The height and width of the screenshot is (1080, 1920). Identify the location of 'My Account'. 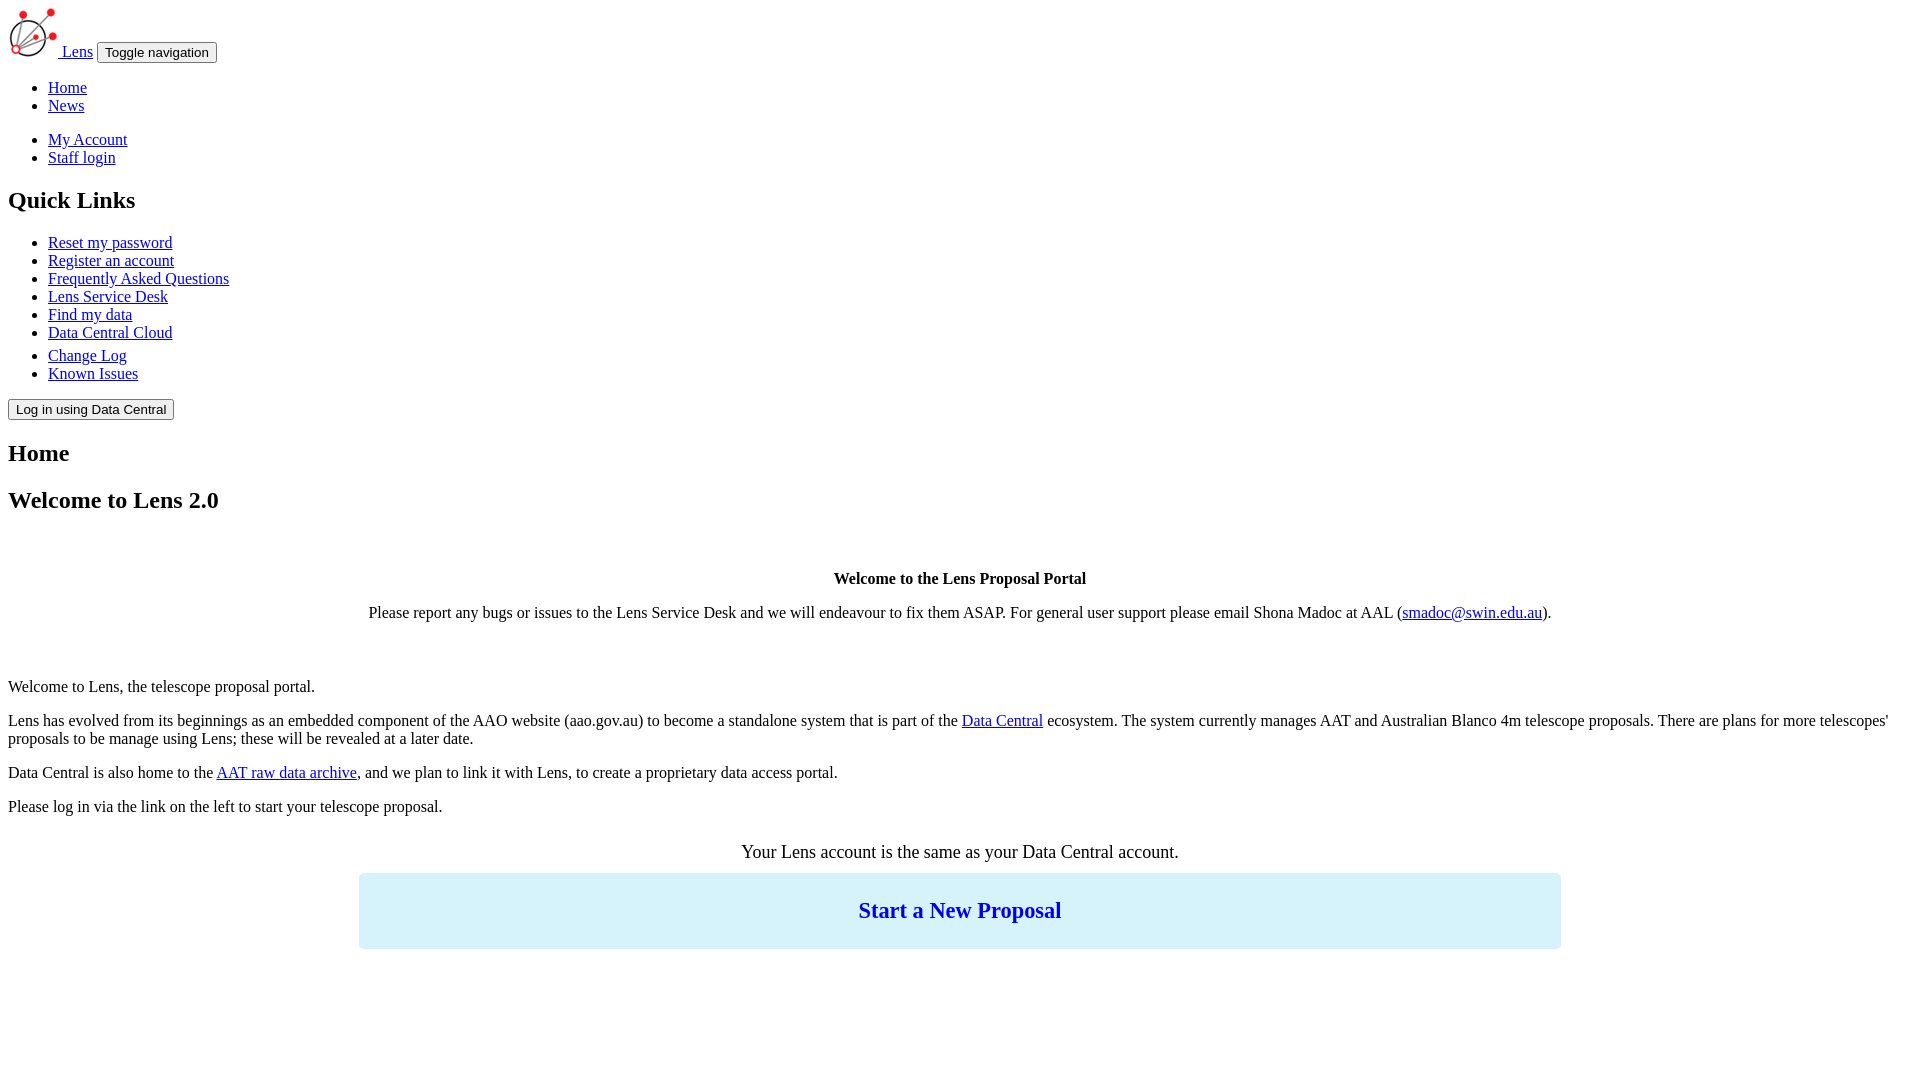
(86, 138).